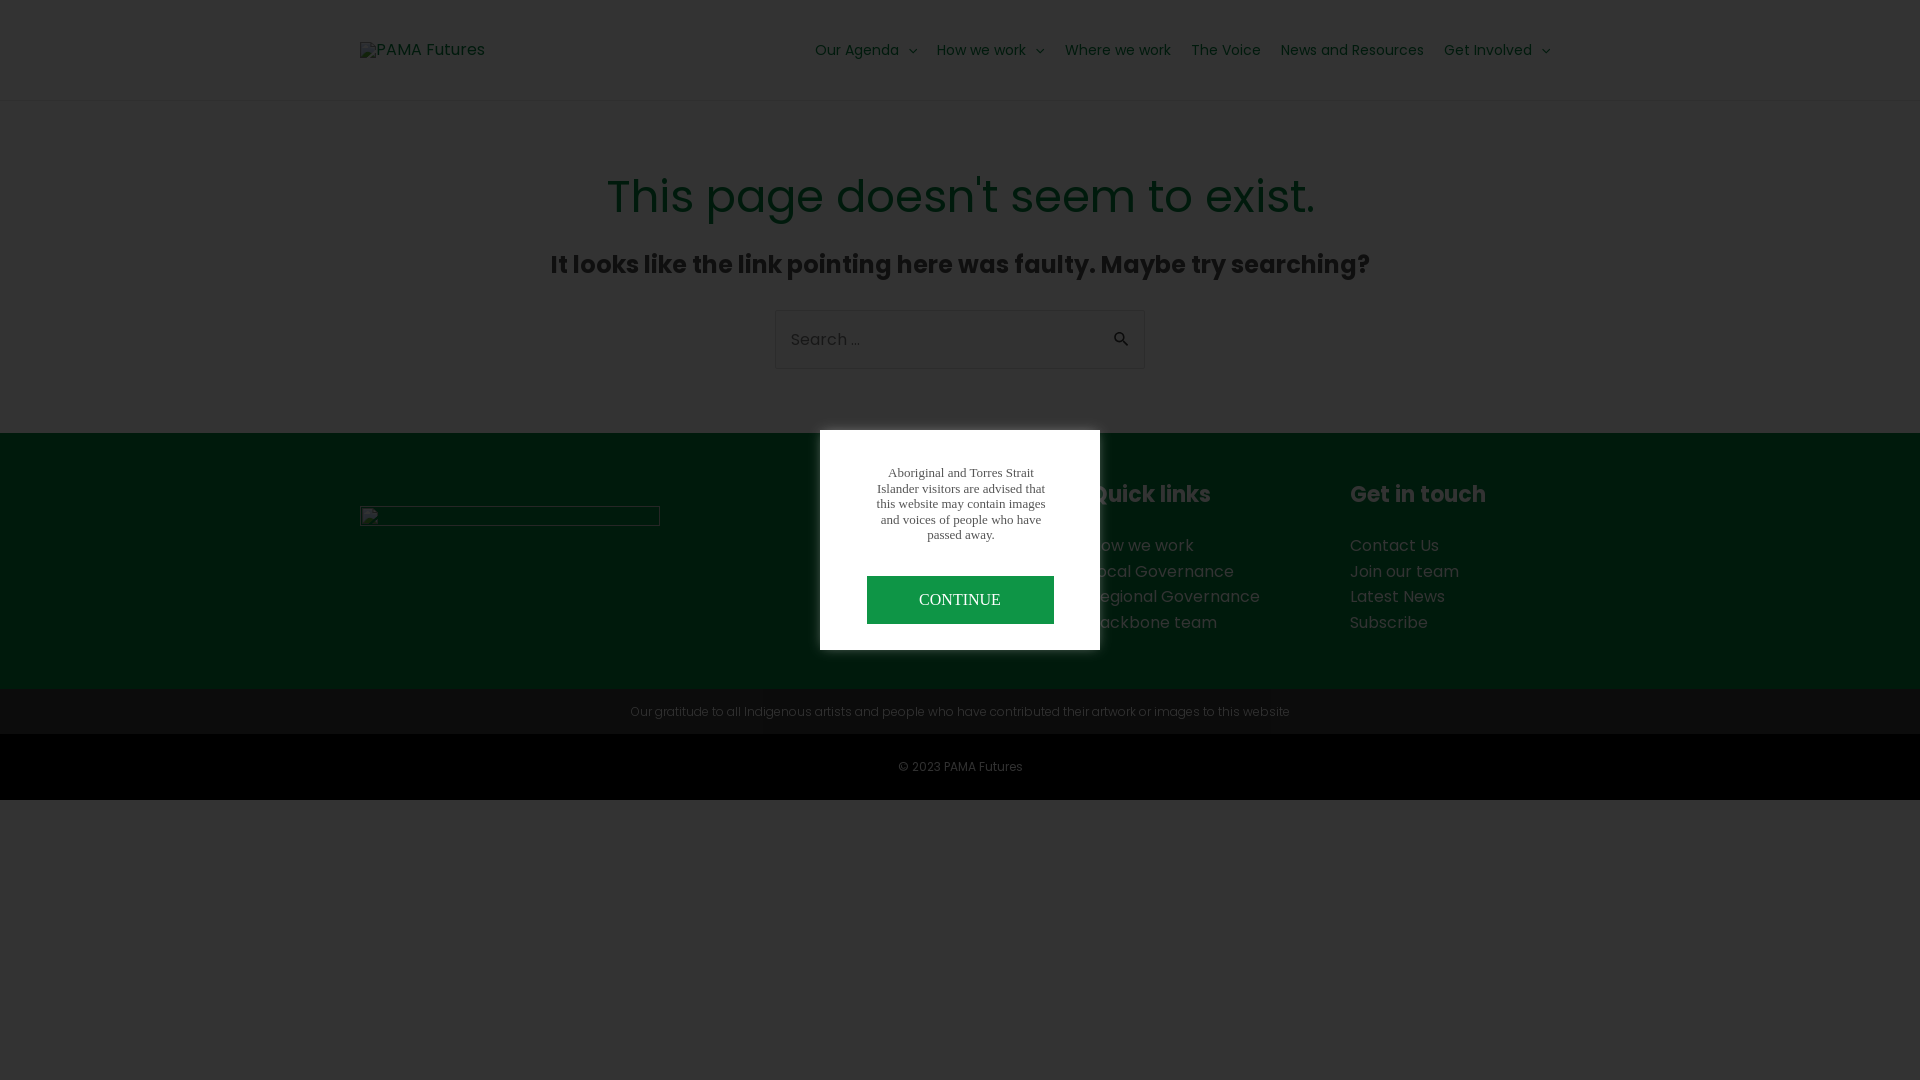 This screenshot has height=1080, width=1920. Describe the element at coordinates (1117, 49) in the screenshot. I see `'Where we work'` at that location.